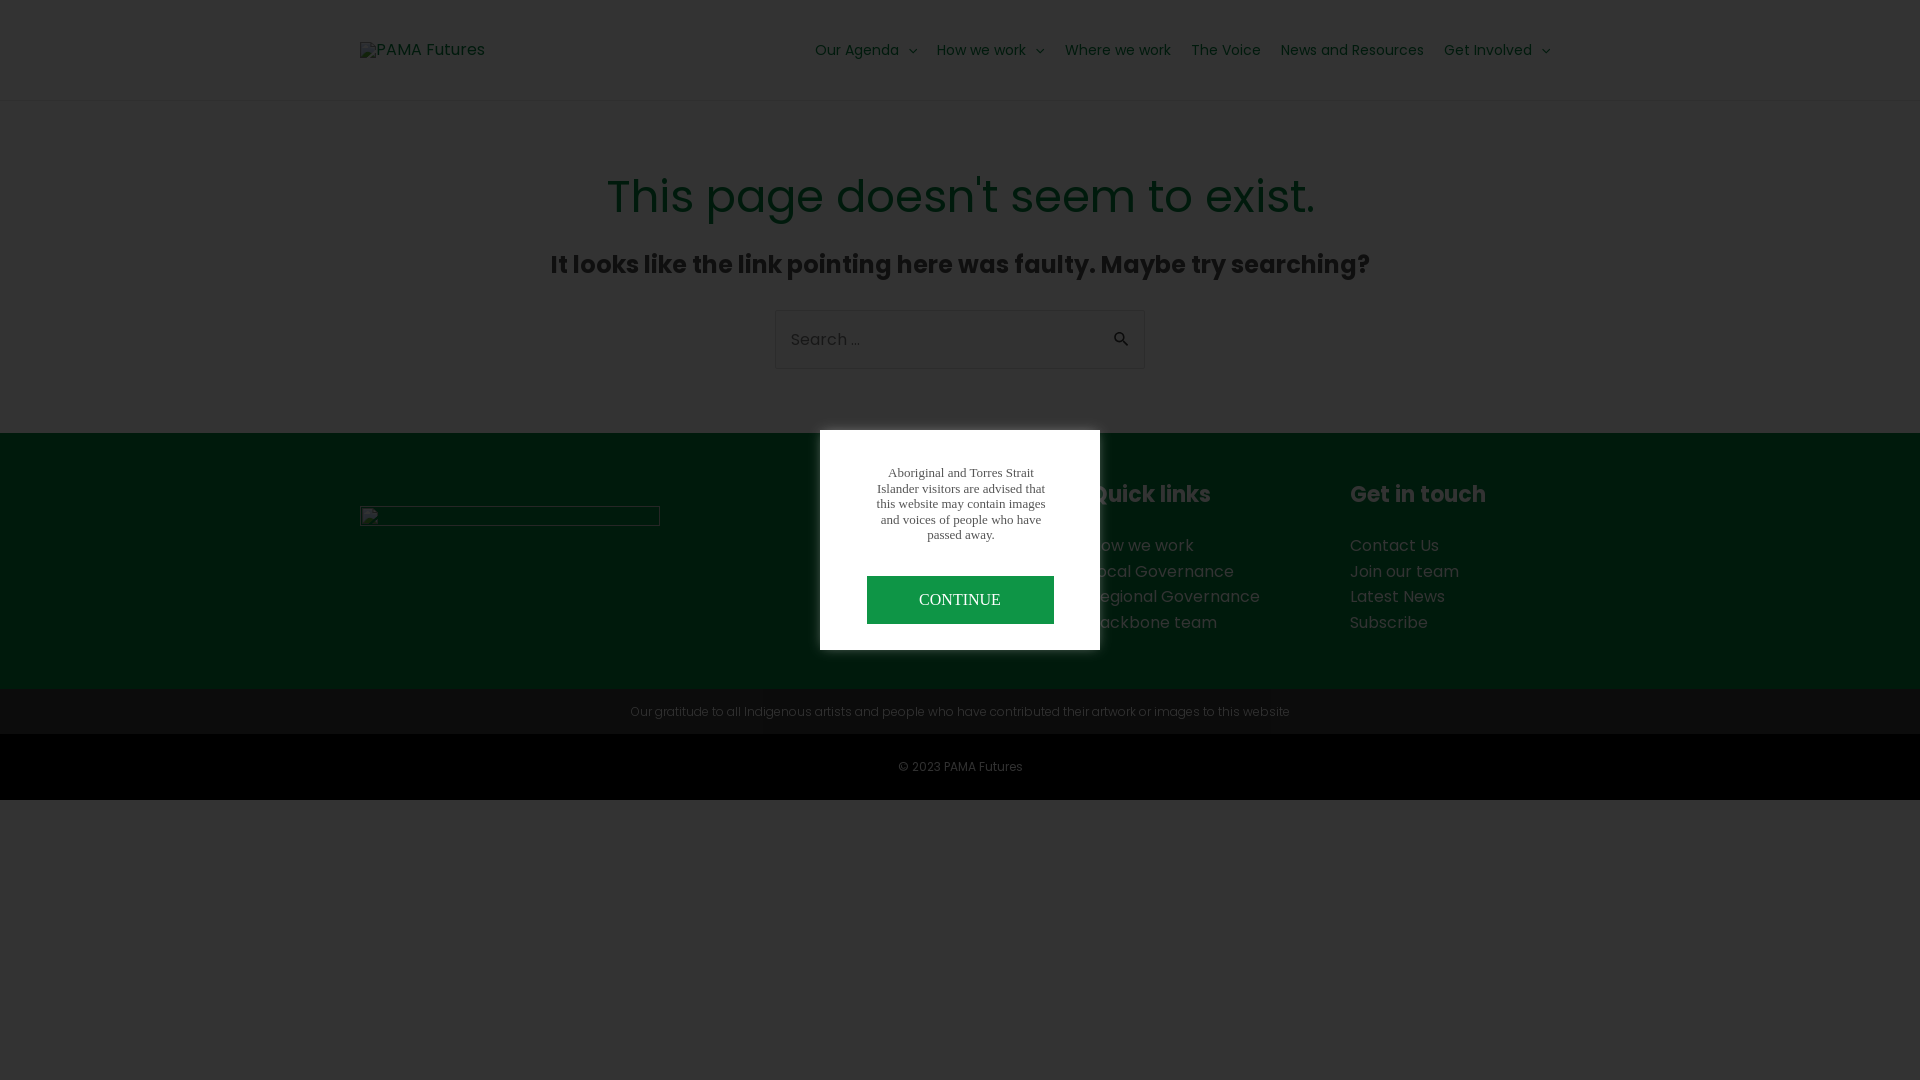 This screenshot has height=1080, width=1920. Describe the element at coordinates (1117, 49) in the screenshot. I see `'Where we work'` at that location.